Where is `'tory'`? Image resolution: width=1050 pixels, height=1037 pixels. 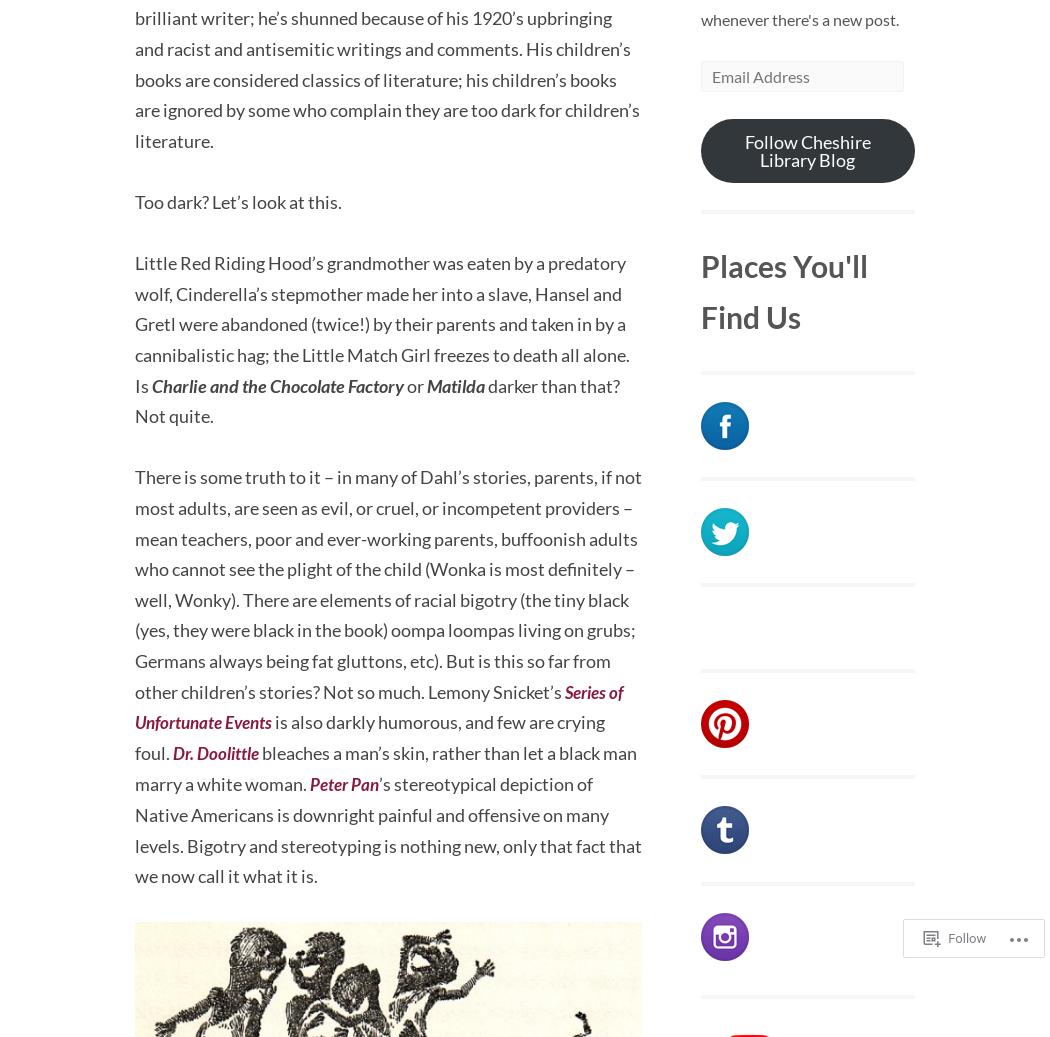
'tory' is located at coordinates (388, 383).